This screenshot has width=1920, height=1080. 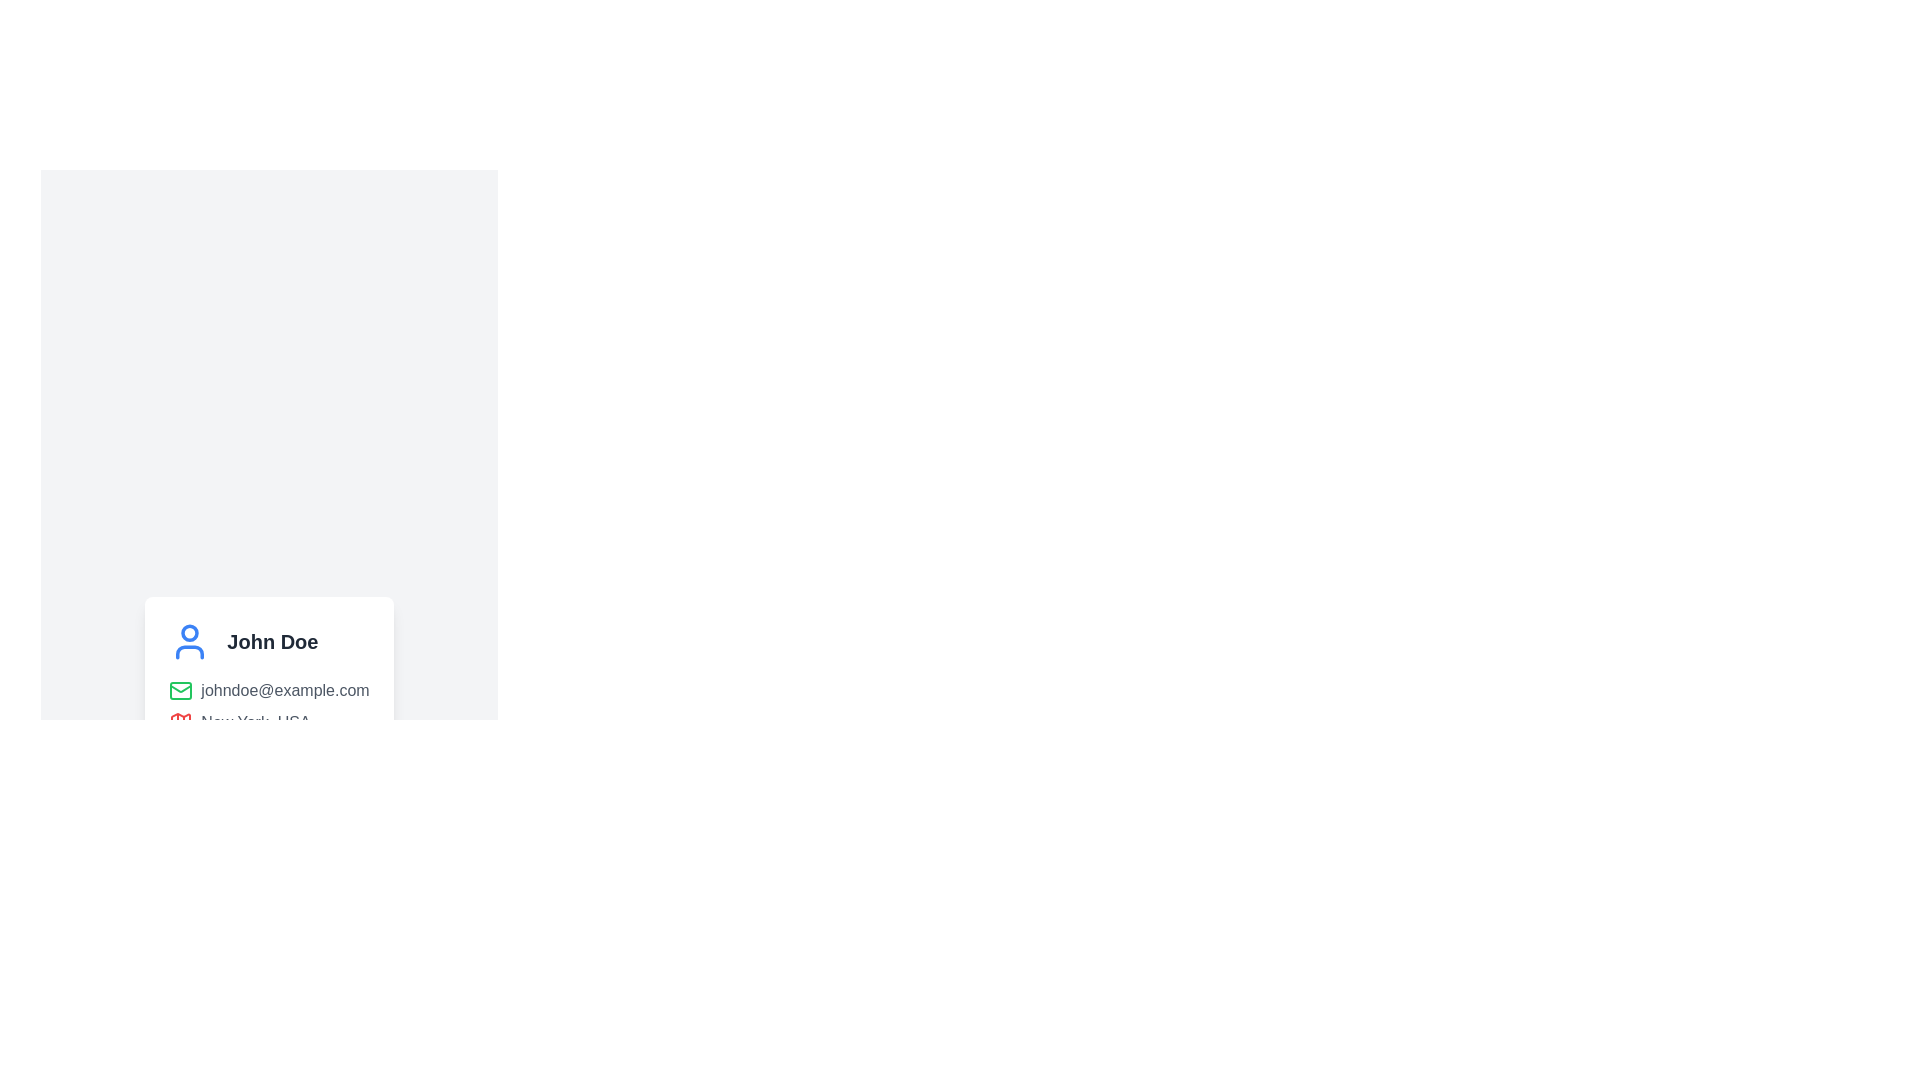 I want to click on the user profile card that displays user information including name, email address, and location, which is centrally located within the interface, so click(x=268, y=708).